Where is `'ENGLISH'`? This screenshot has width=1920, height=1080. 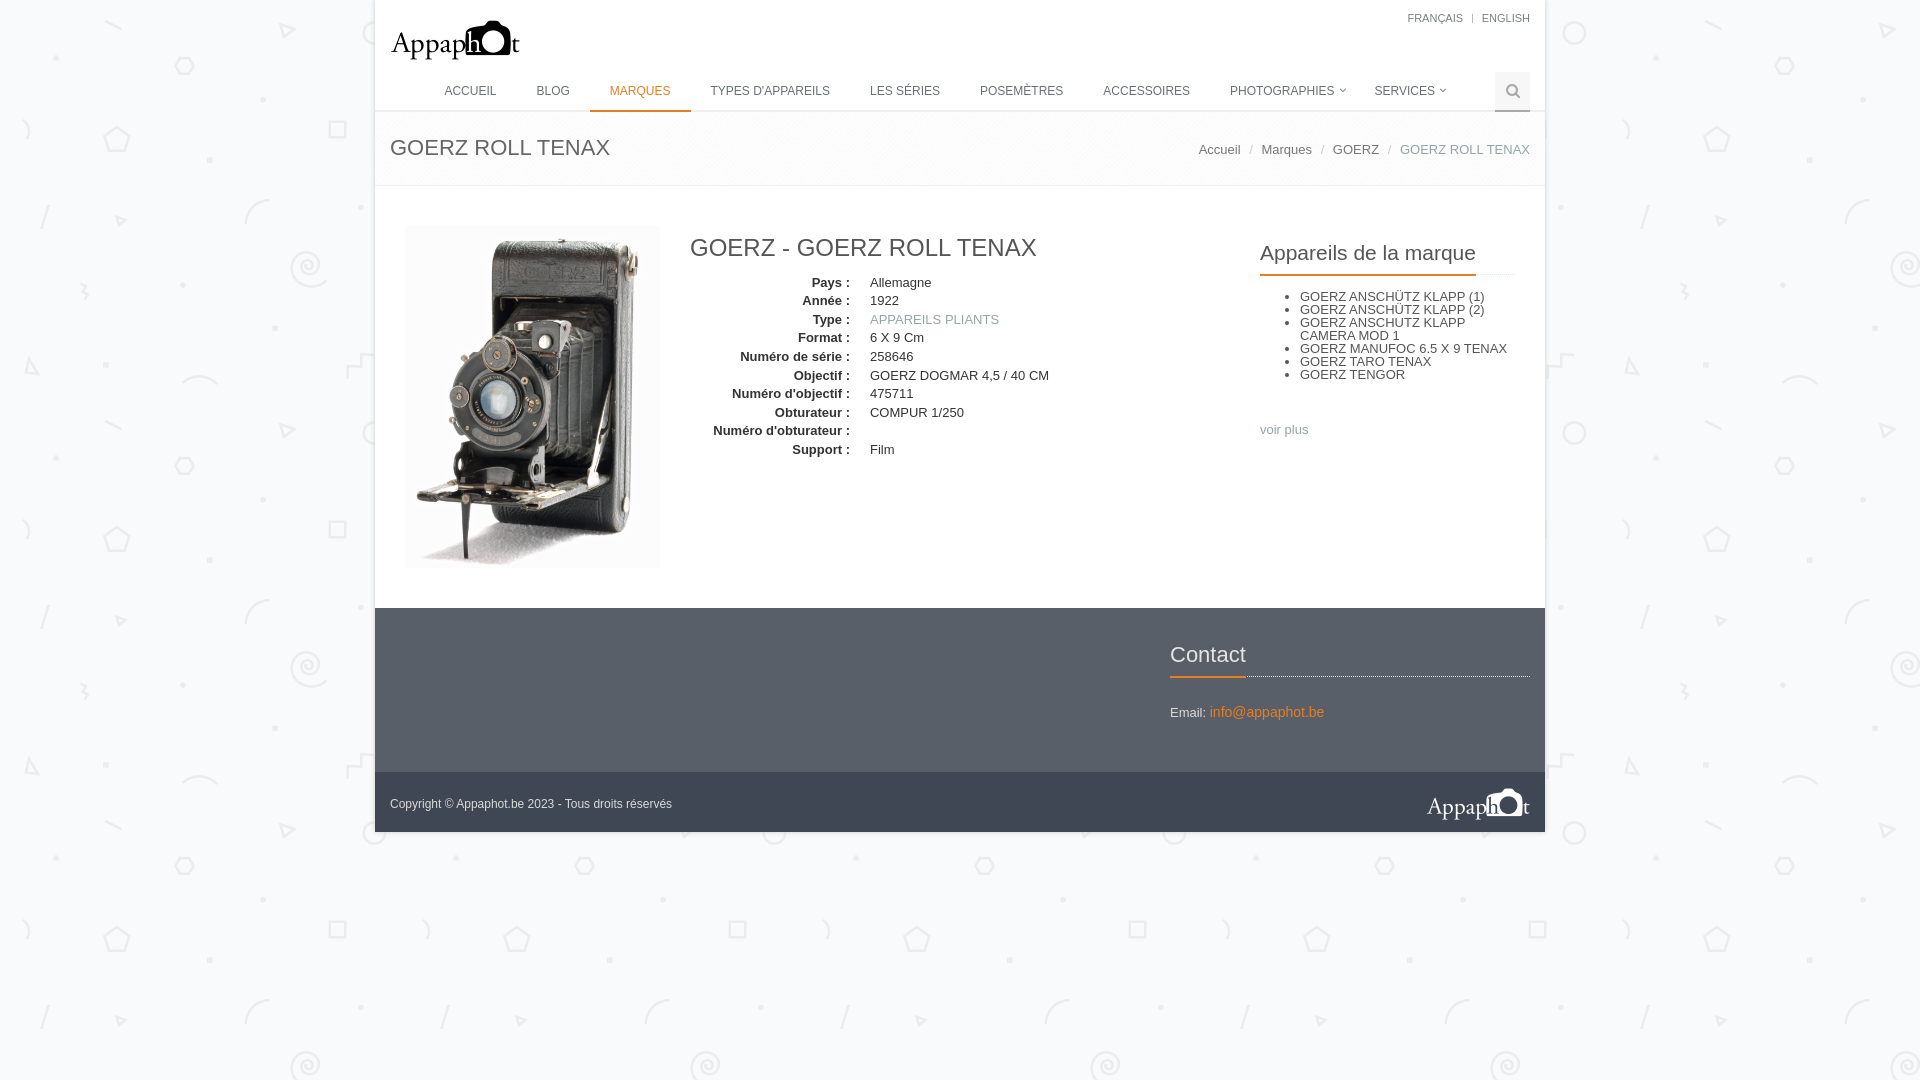 'ENGLISH' is located at coordinates (1506, 18).